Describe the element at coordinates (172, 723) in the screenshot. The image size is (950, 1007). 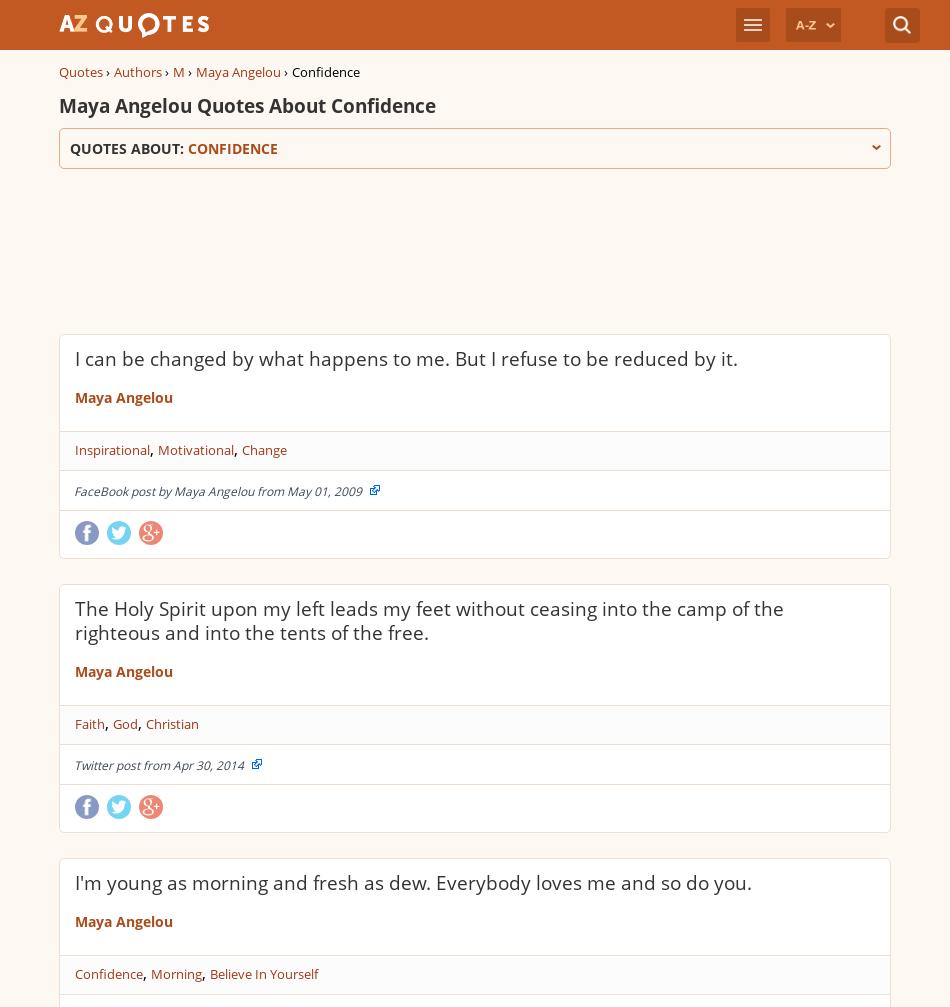
I see `'Christian'` at that location.